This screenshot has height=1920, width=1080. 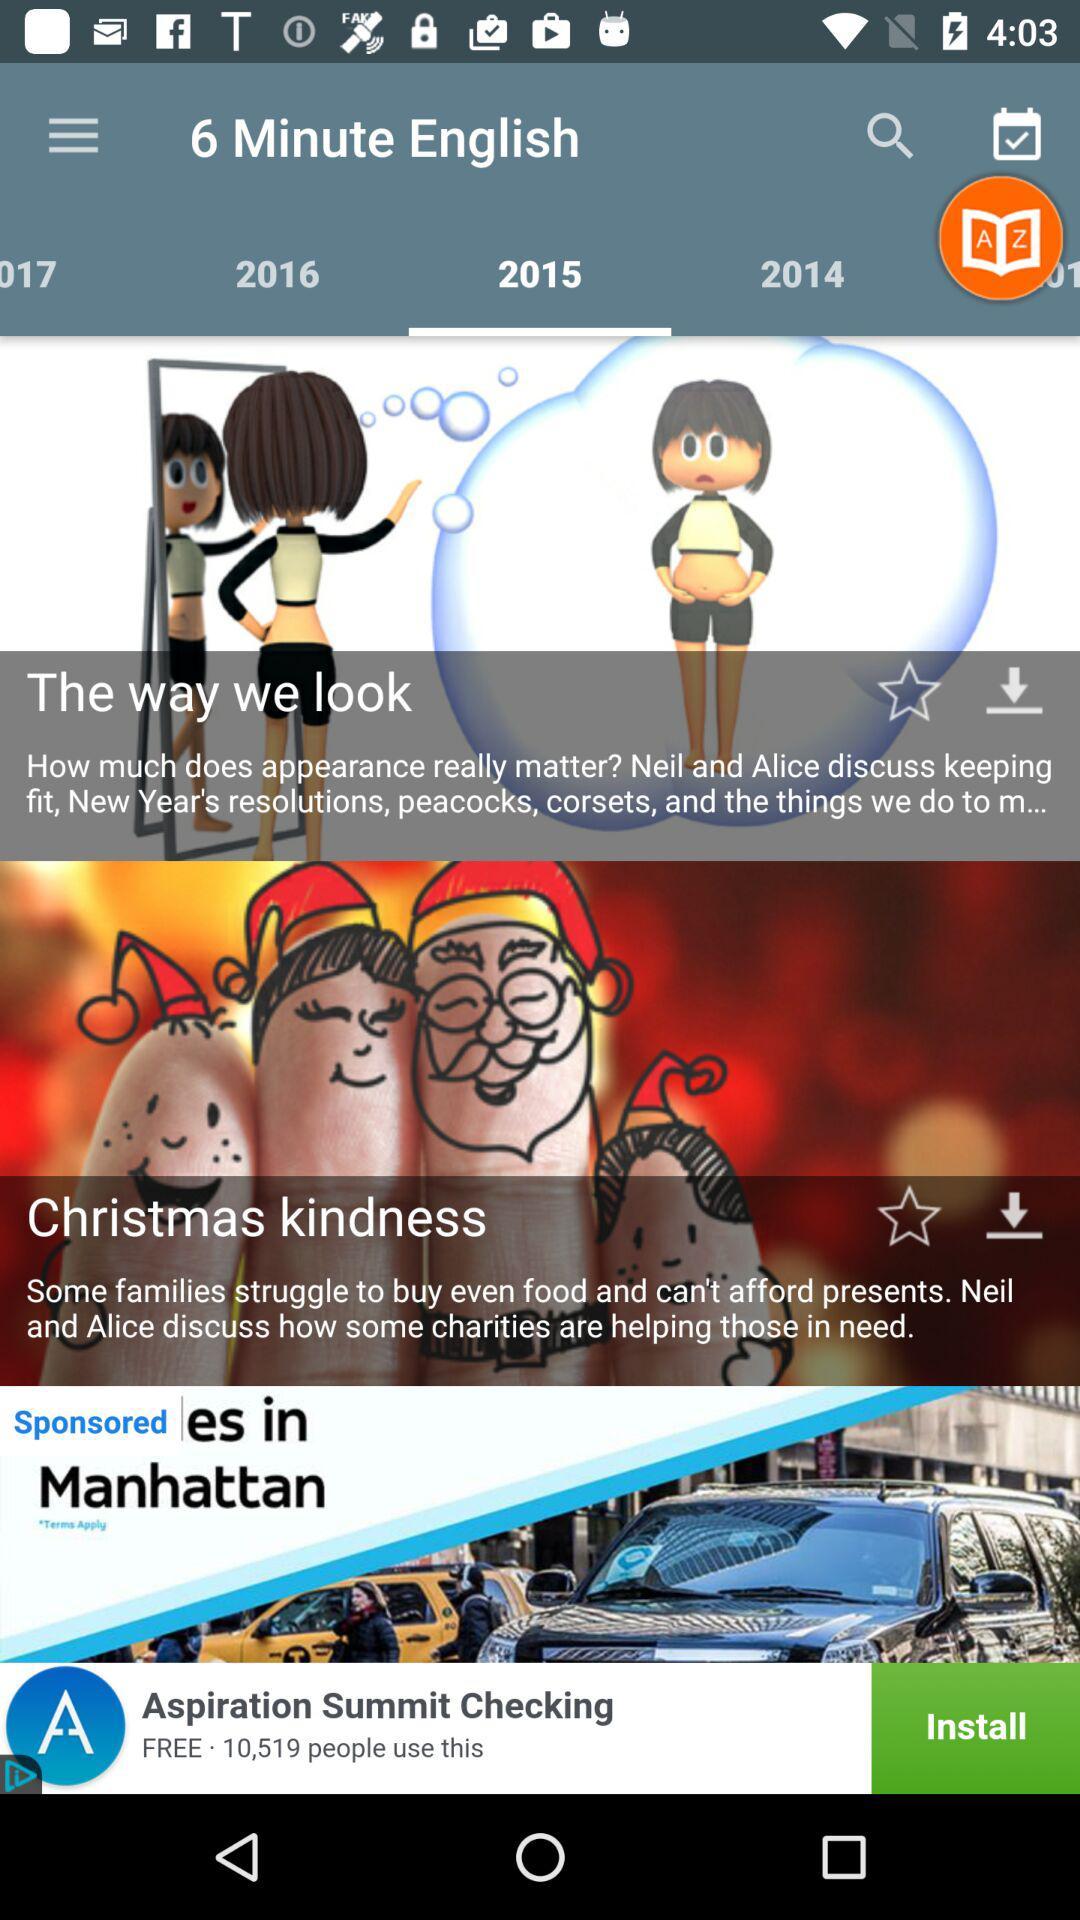 What do you see at coordinates (1014, 1214) in the screenshot?
I see `download that podcast` at bounding box center [1014, 1214].